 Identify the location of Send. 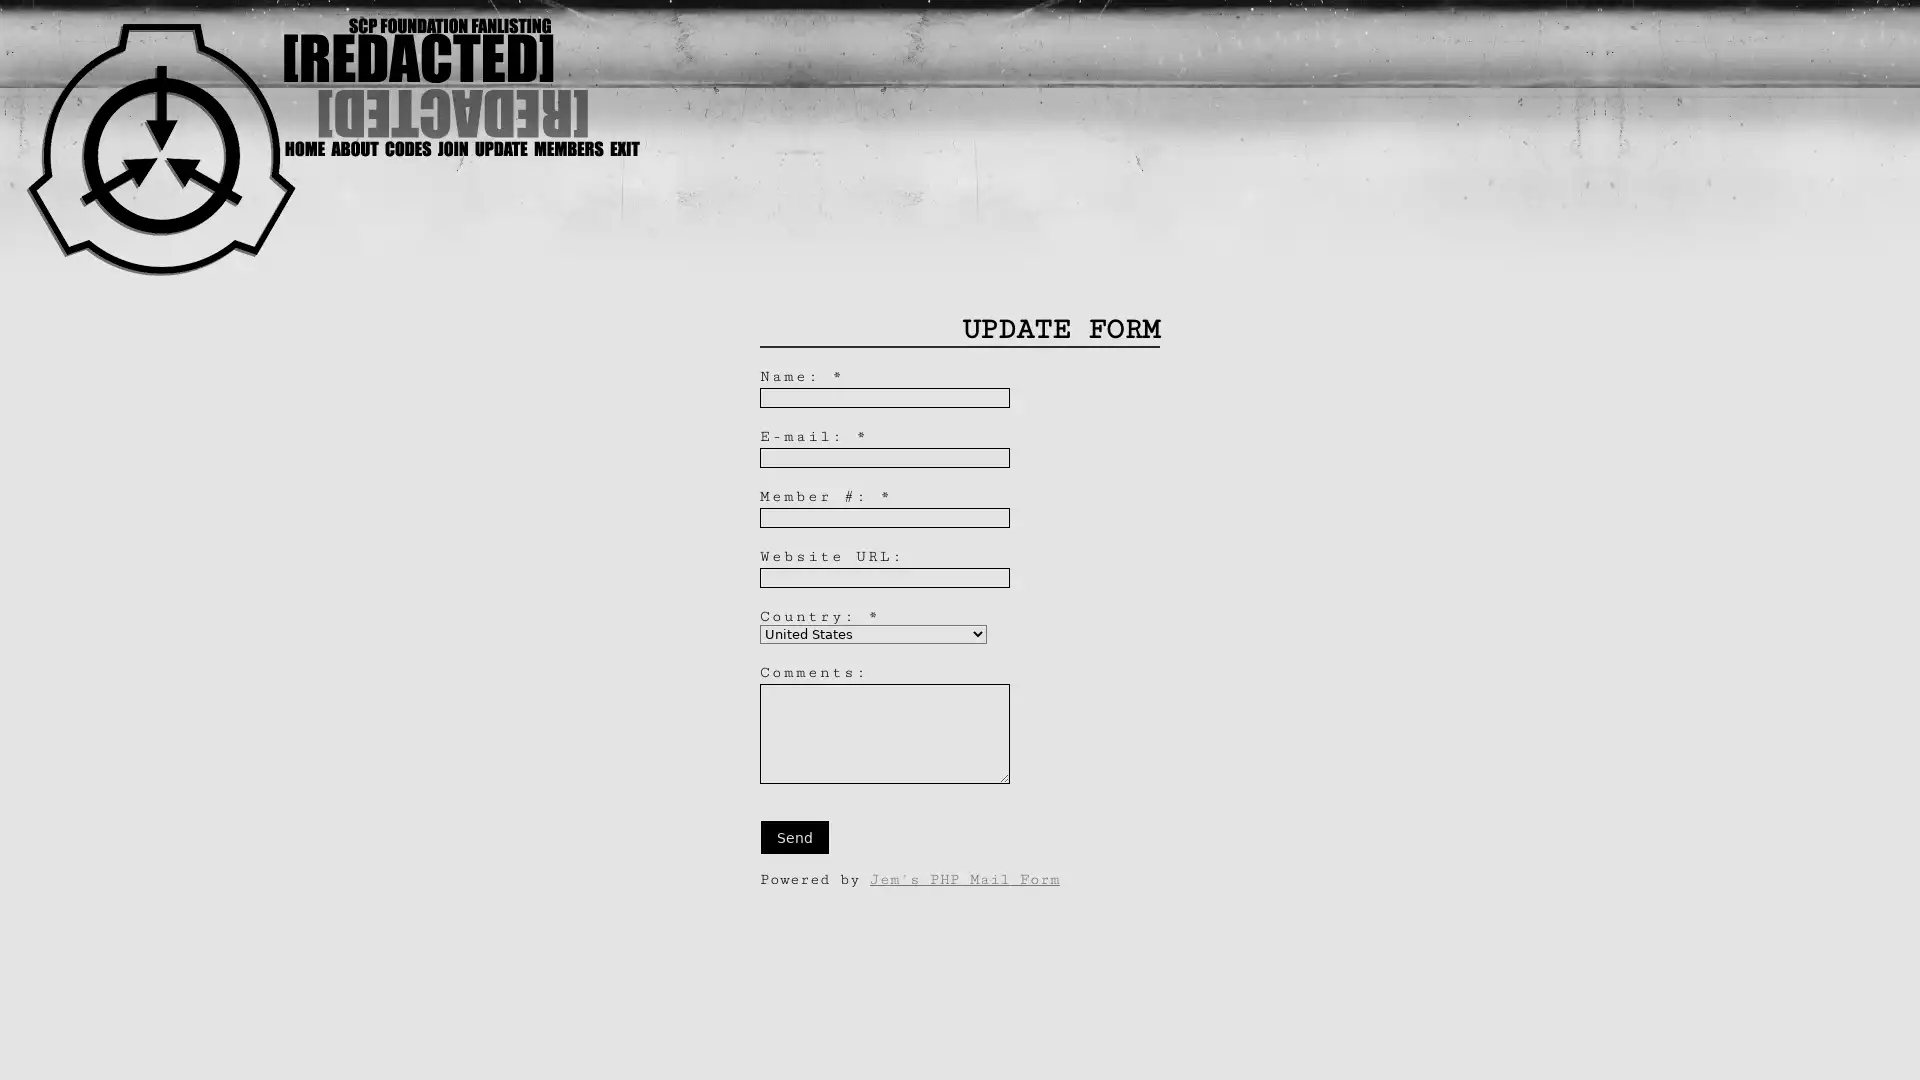
(794, 837).